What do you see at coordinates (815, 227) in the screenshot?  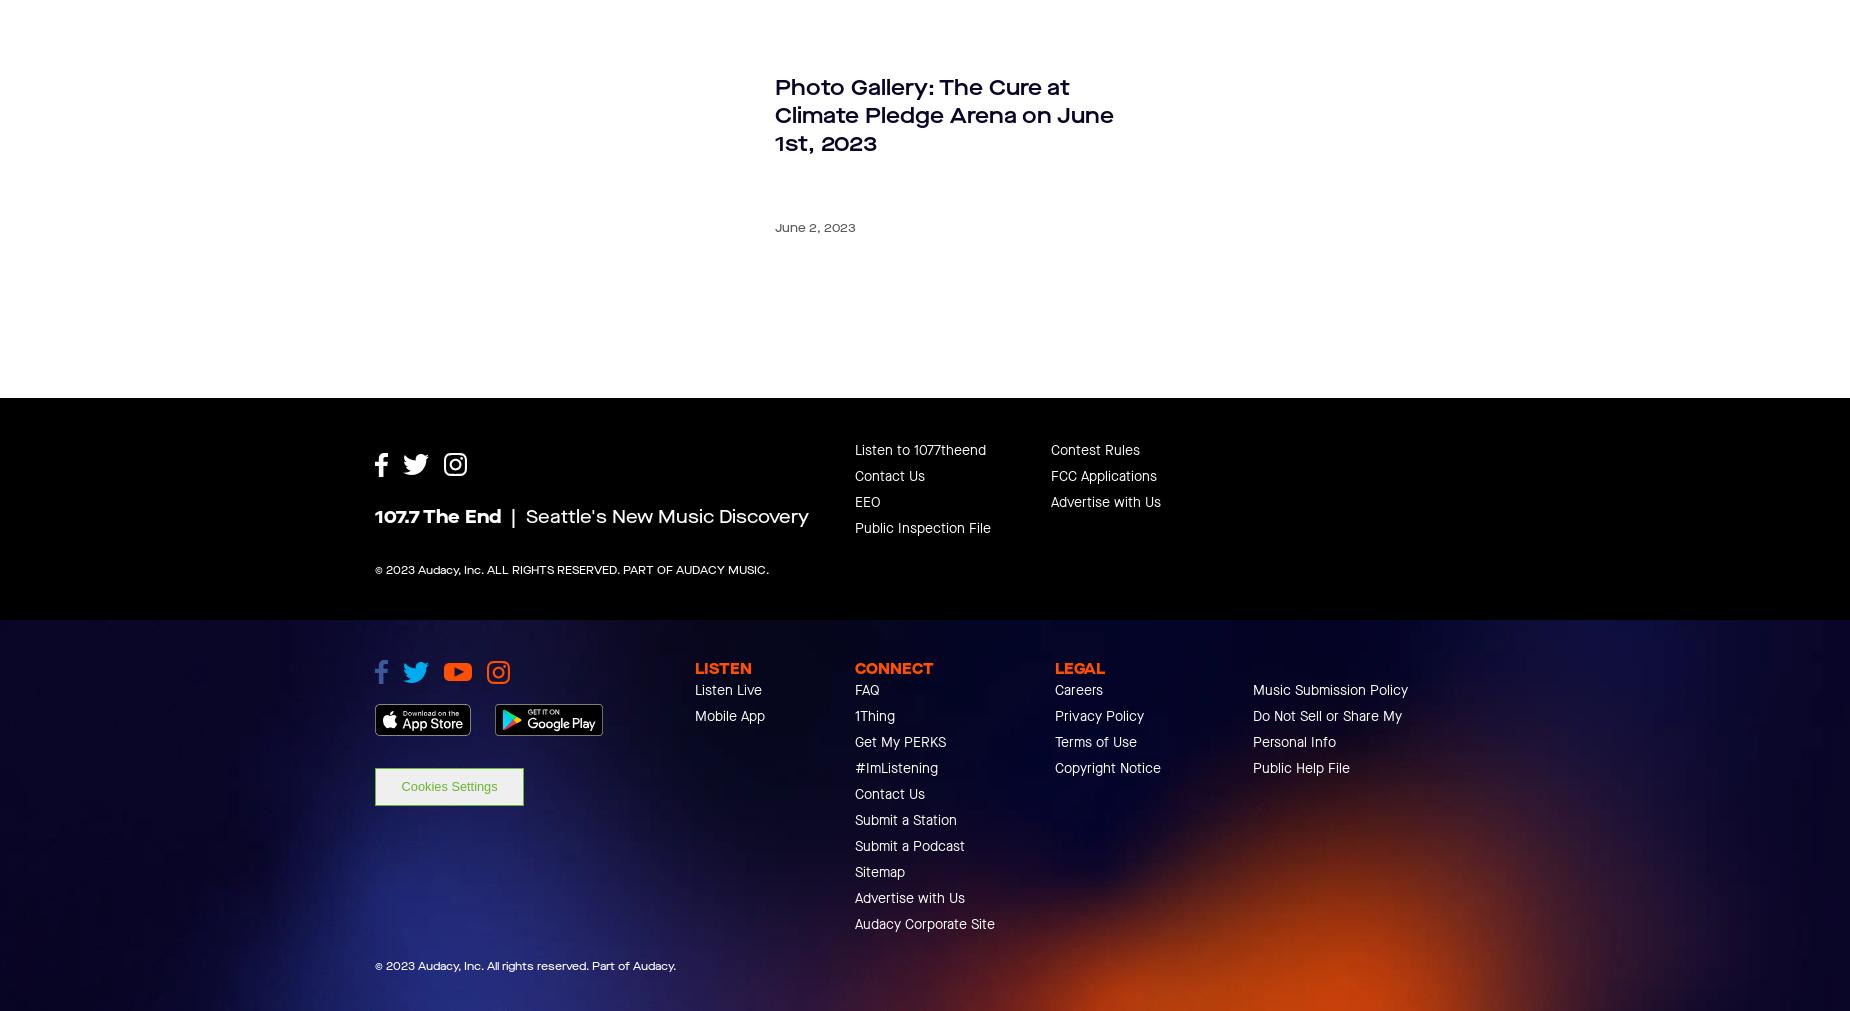 I see `'June 2, 2023'` at bounding box center [815, 227].